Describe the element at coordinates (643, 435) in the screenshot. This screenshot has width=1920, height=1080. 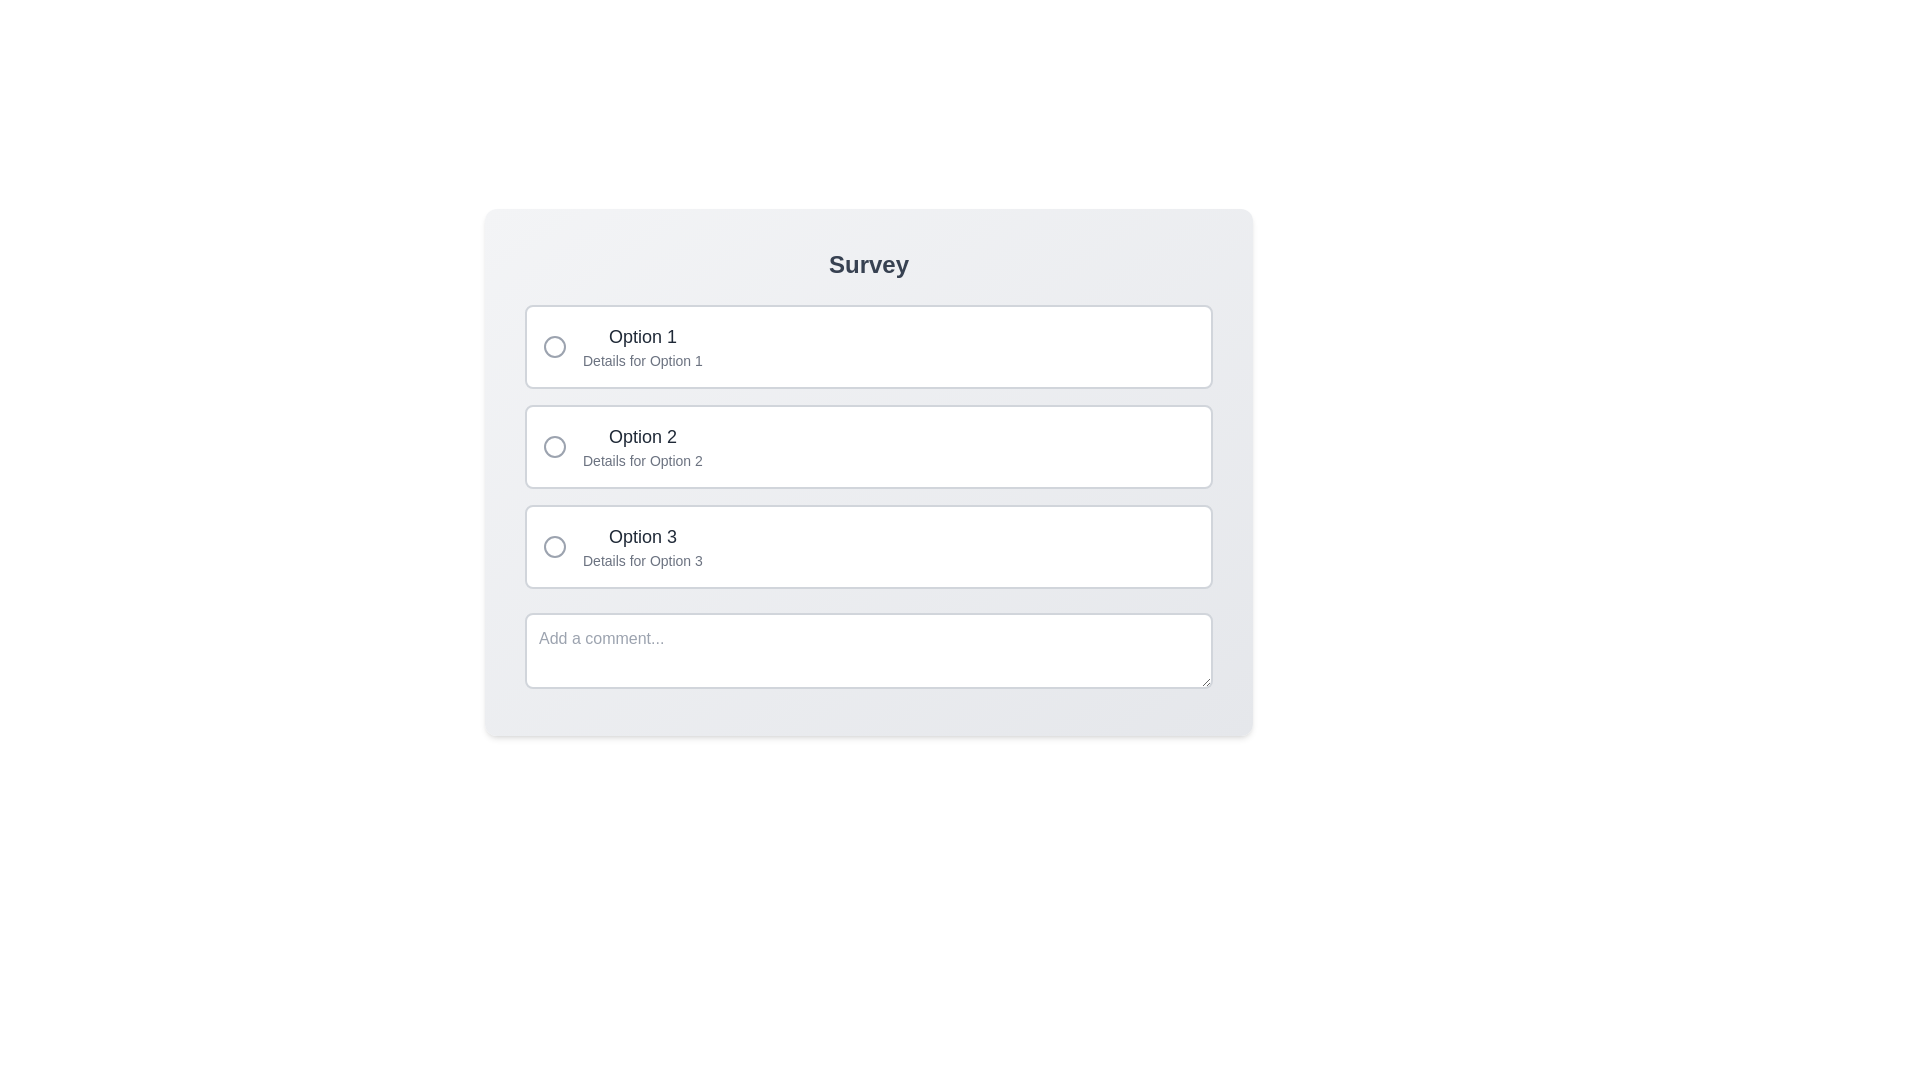
I see `the Text Label indicating the title of the second choice in the survey options, positioned between 'Option 1' and 'Option 3'` at that location.